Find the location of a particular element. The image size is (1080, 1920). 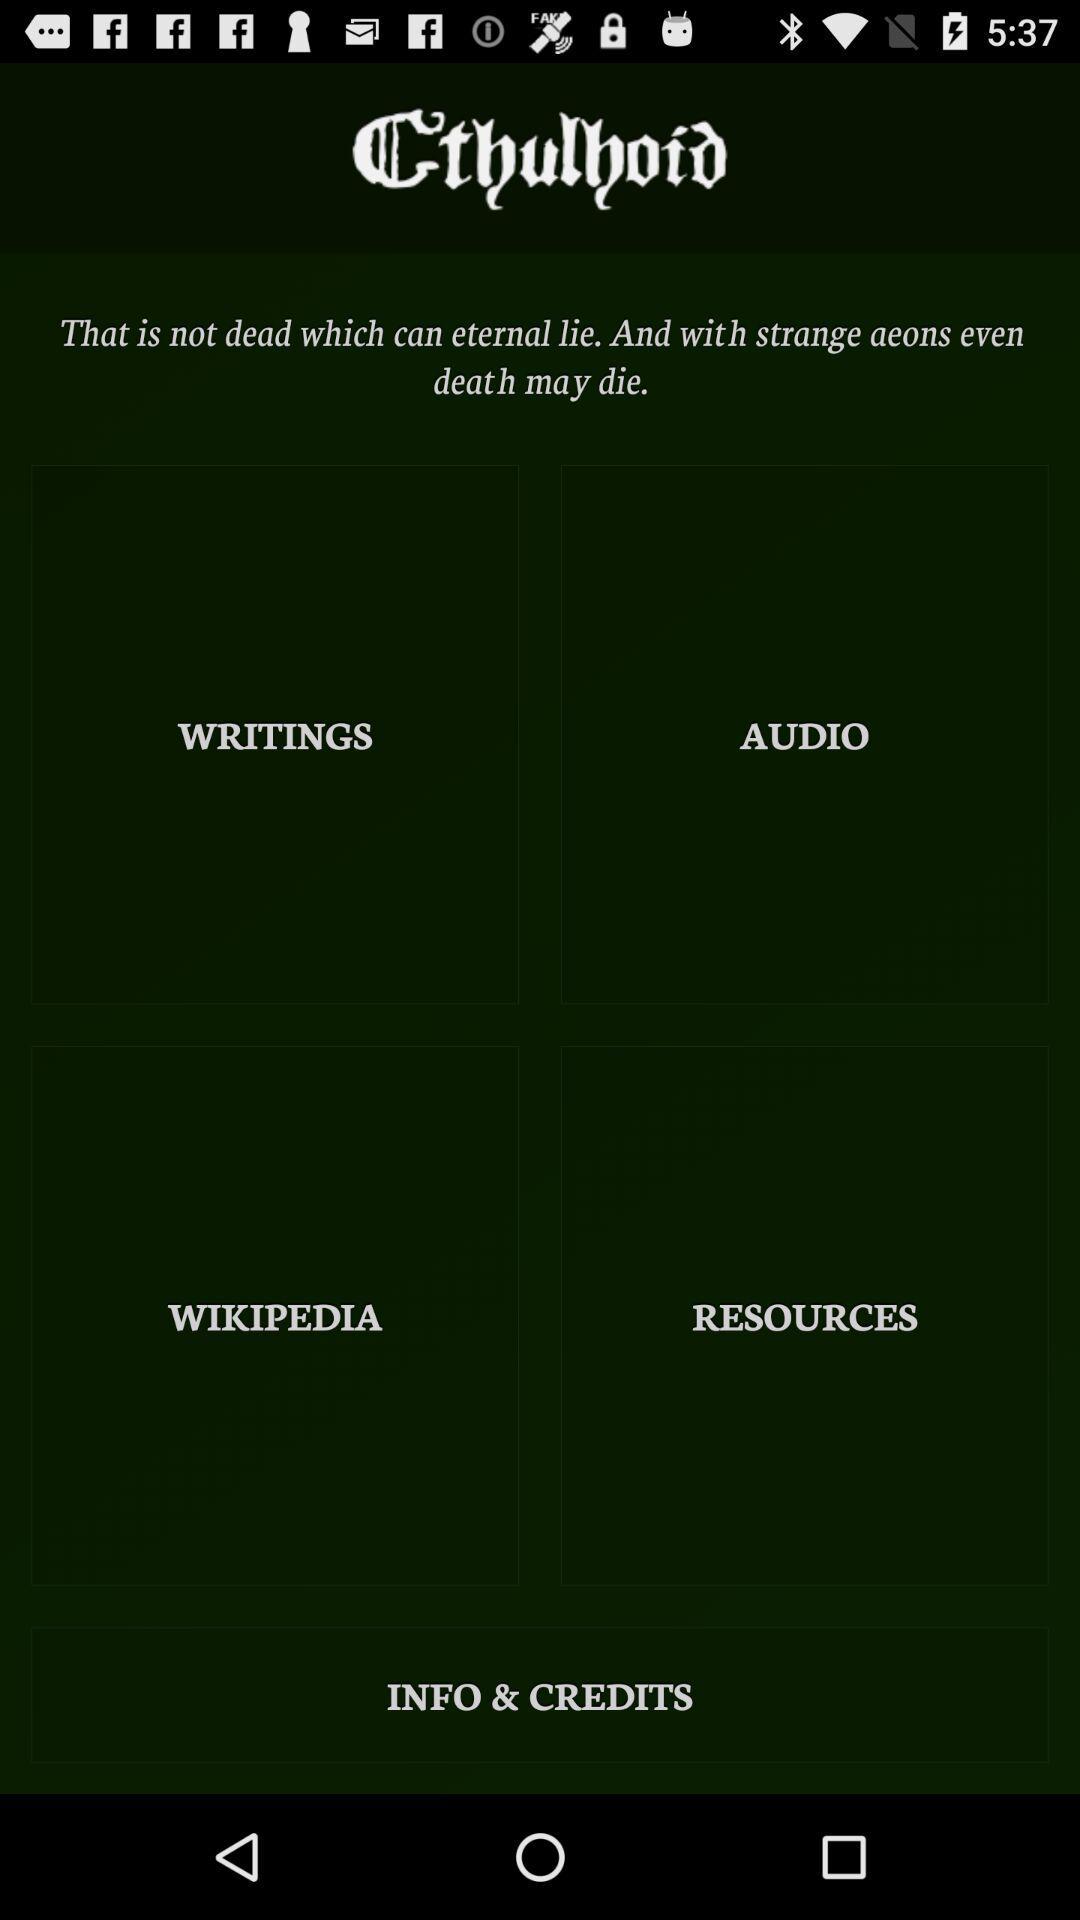

icon below audio icon is located at coordinates (803, 1315).